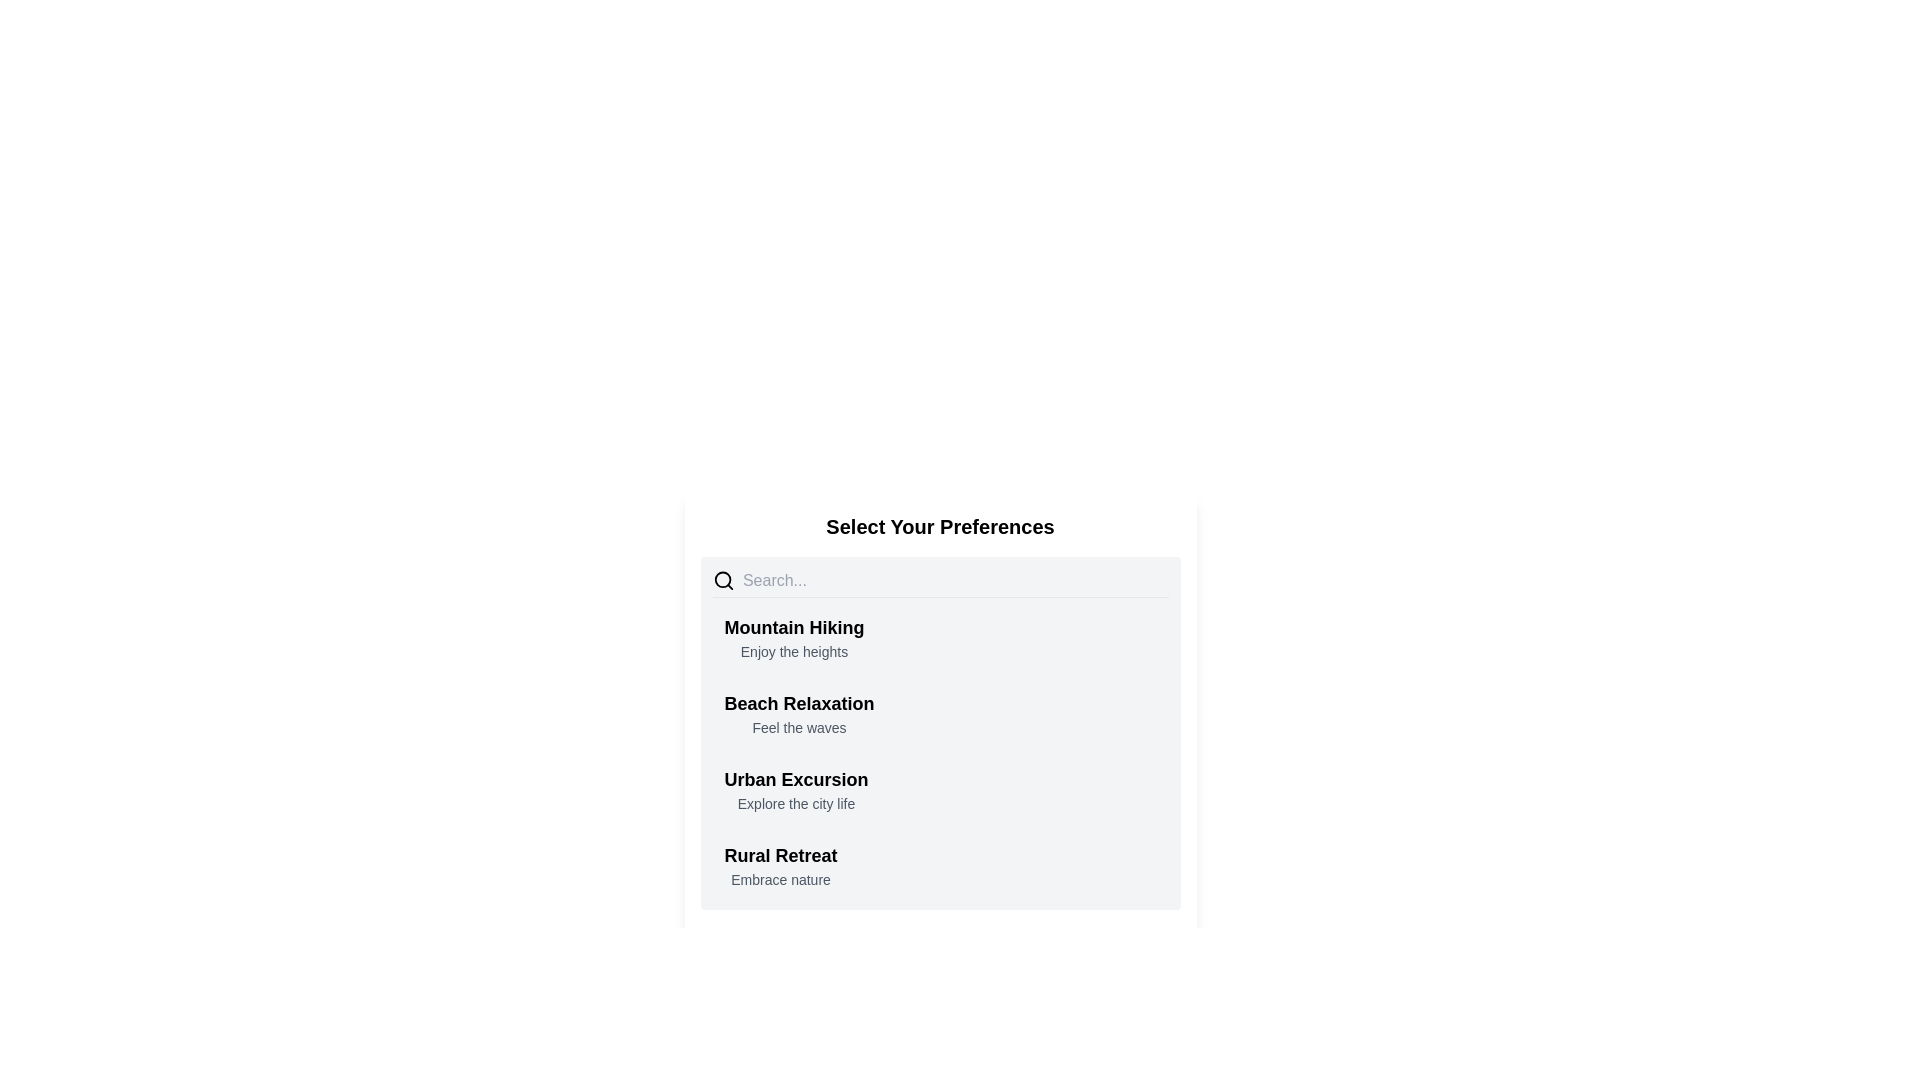 This screenshot has height=1080, width=1920. Describe the element at coordinates (793, 627) in the screenshot. I see `the text element indicating 'Mountain Hiking'` at that location.